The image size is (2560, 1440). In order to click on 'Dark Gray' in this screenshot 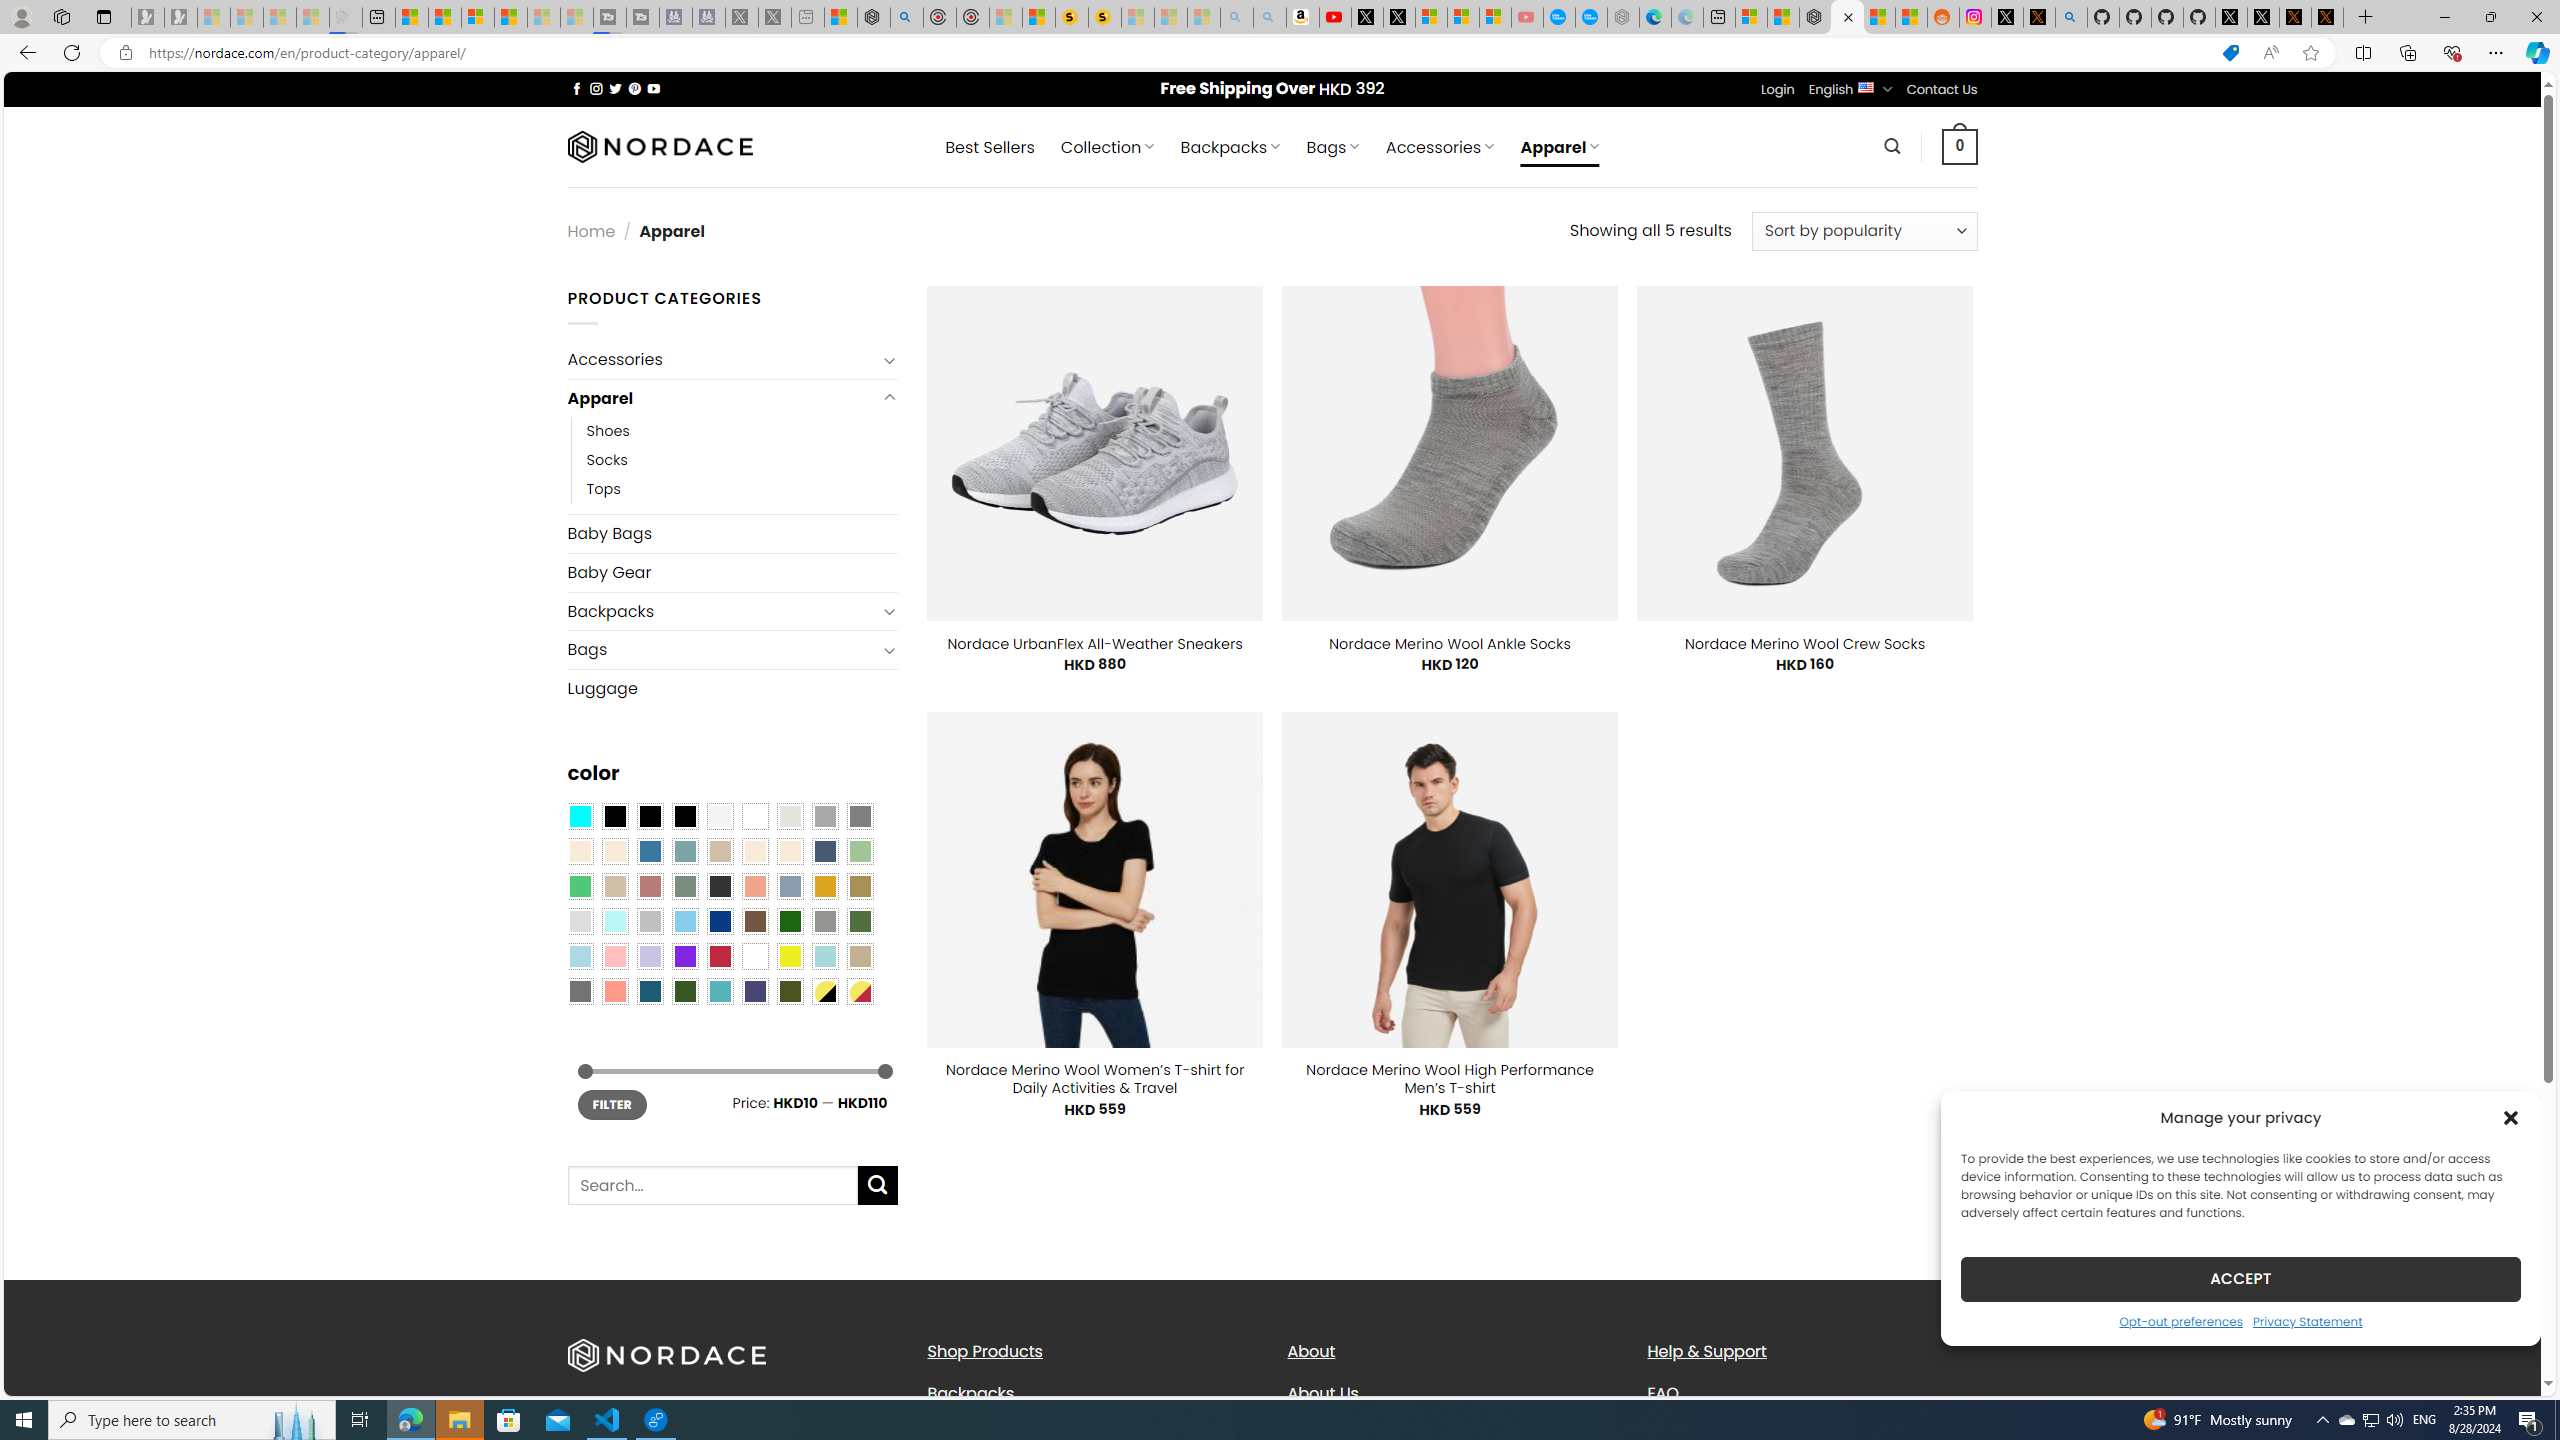, I will do `click(823, 815)`.